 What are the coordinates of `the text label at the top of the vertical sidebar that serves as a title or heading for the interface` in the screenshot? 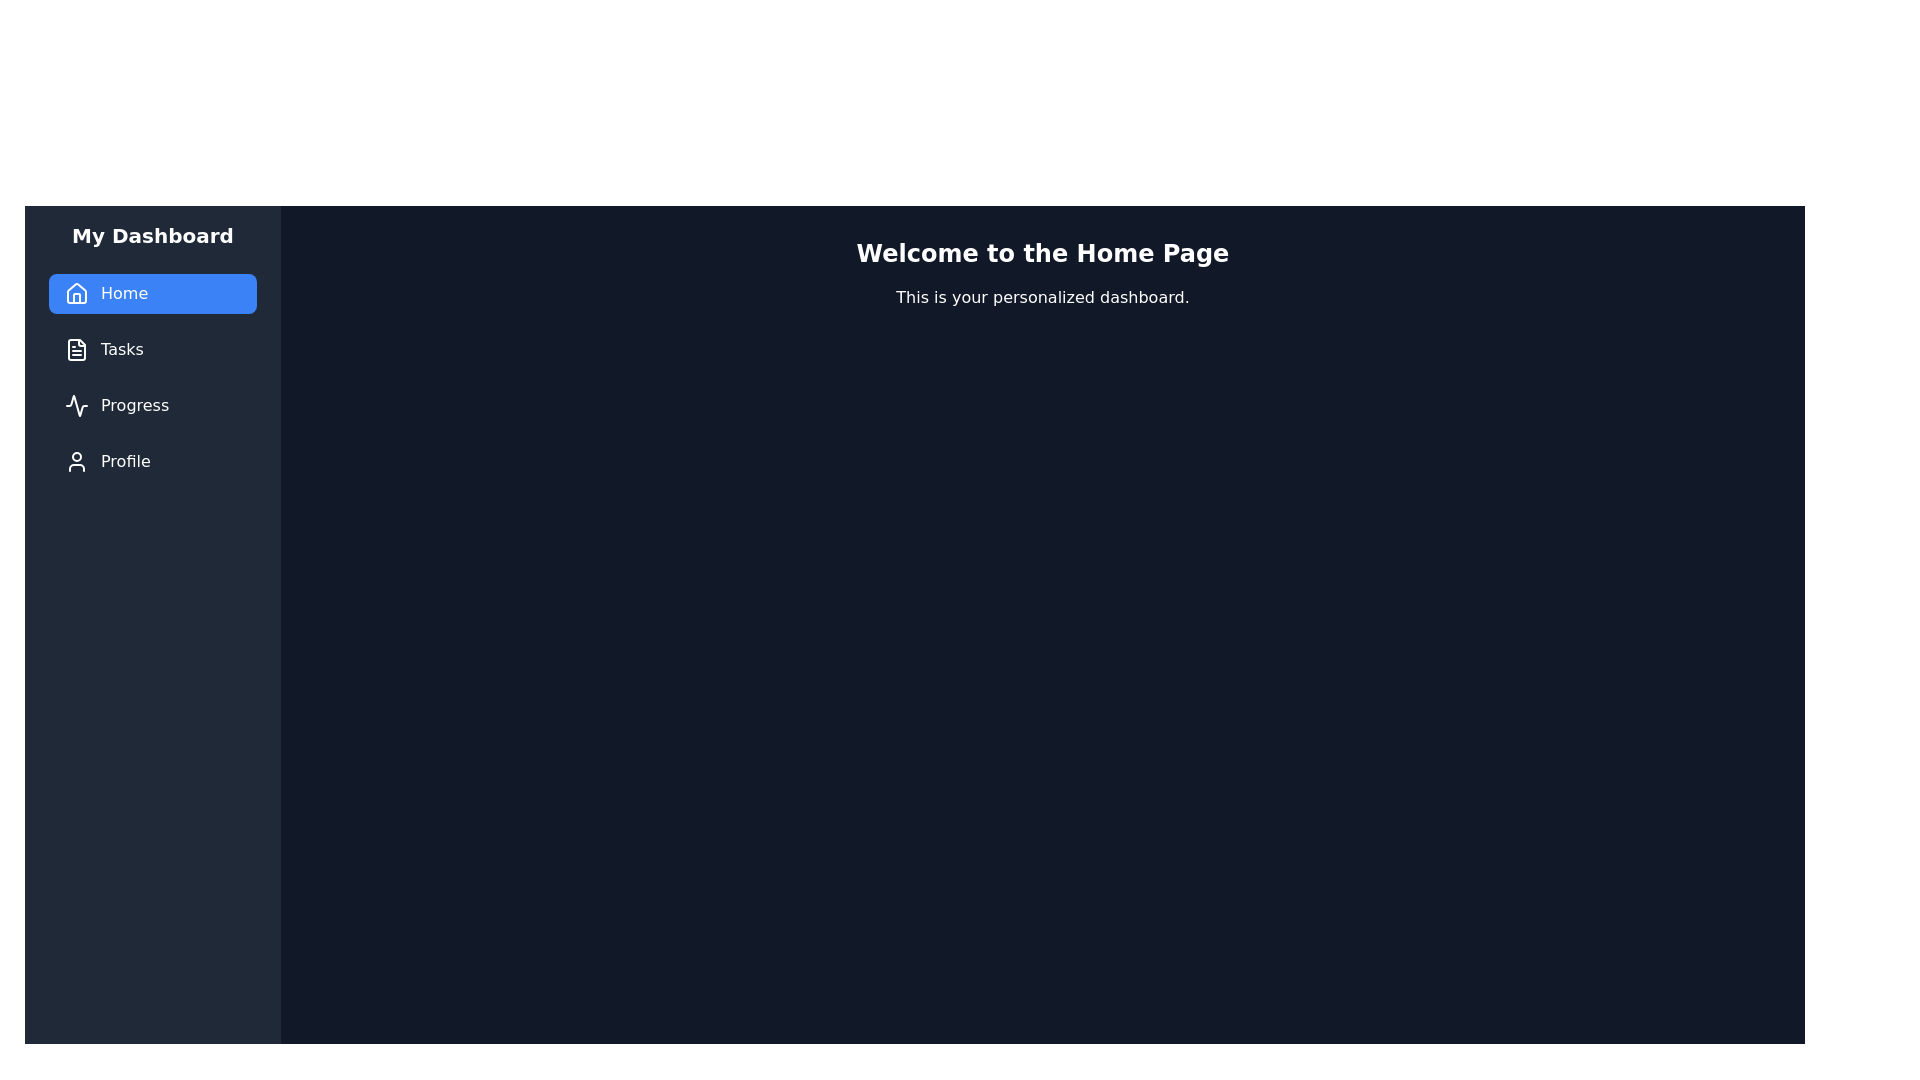 It's located at (152, 234).